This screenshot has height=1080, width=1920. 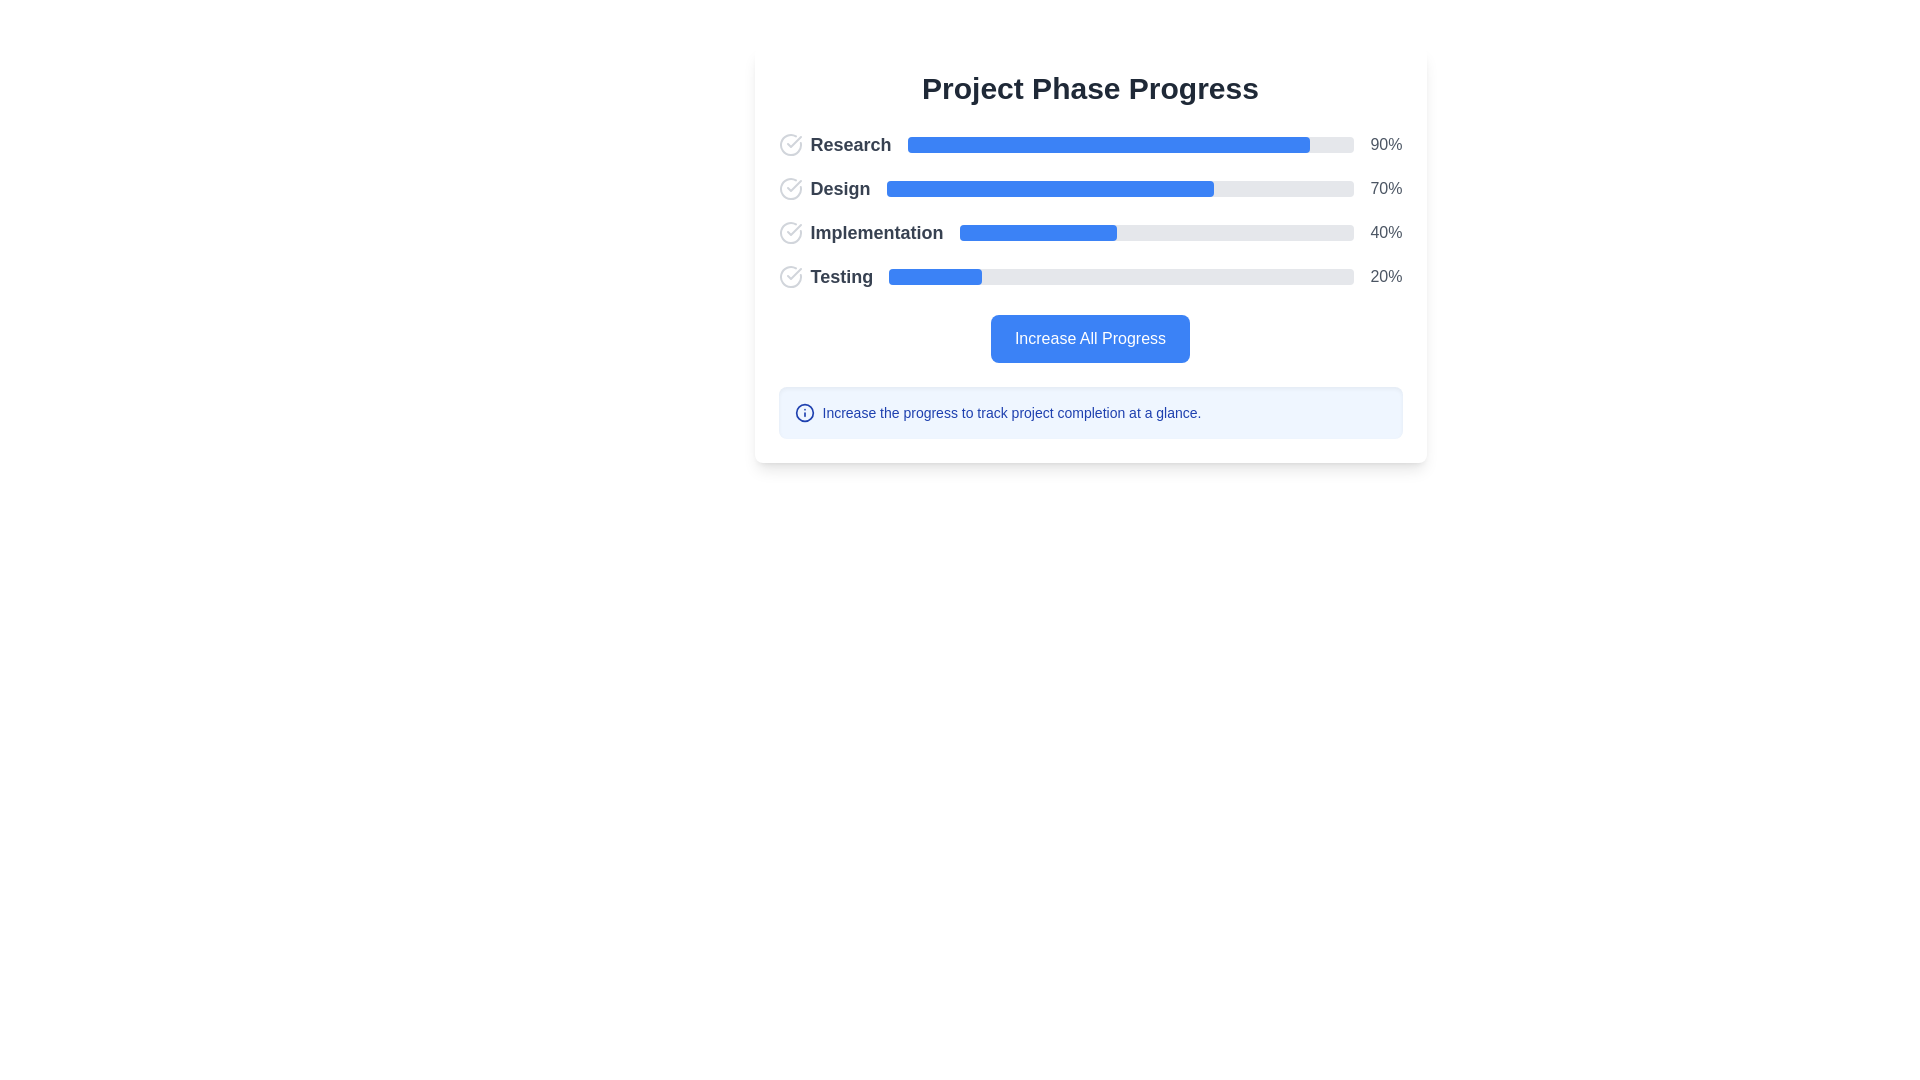 I want to click on the progress bar indicating 70% completion for the 'Design' phase, which has a gray background and a blue foreground, so click(x=1120, y=189).